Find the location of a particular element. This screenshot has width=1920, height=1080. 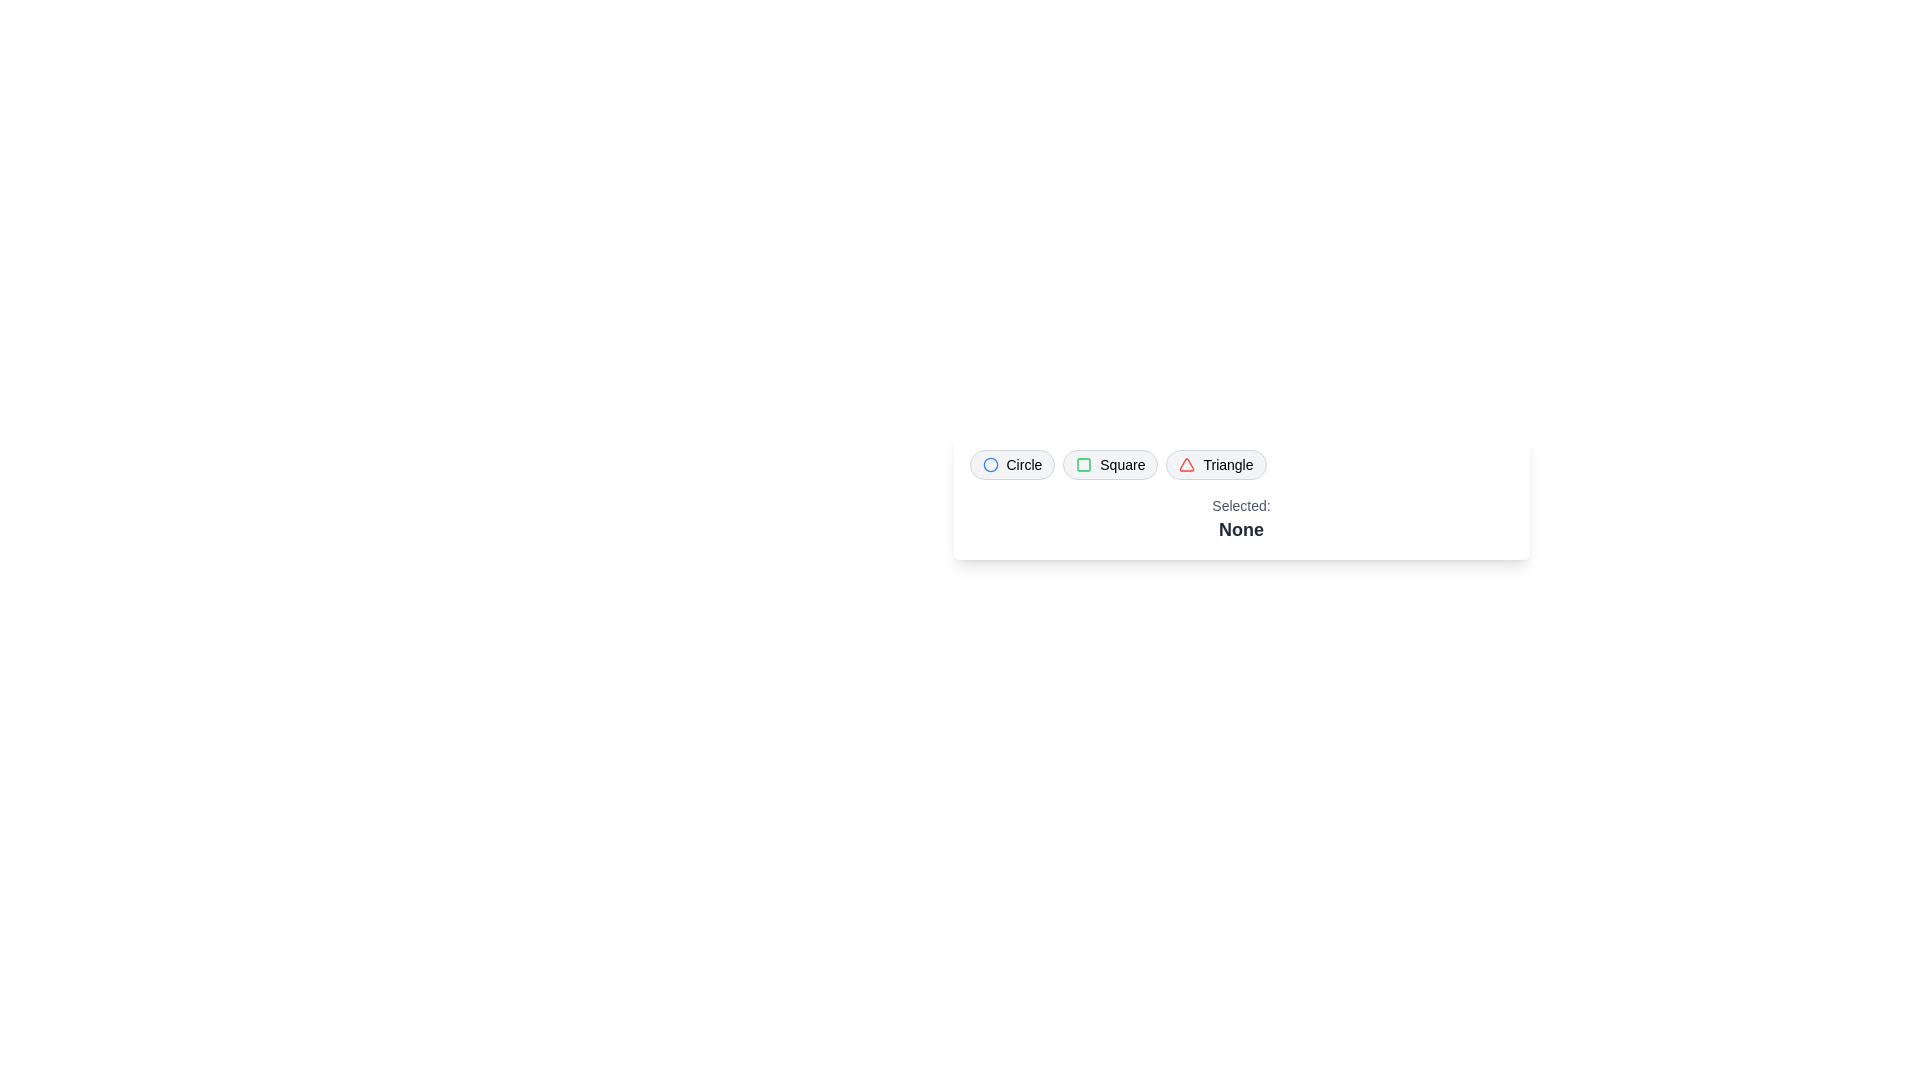

the chip labeled Square is located at coordinates (1109, 465).